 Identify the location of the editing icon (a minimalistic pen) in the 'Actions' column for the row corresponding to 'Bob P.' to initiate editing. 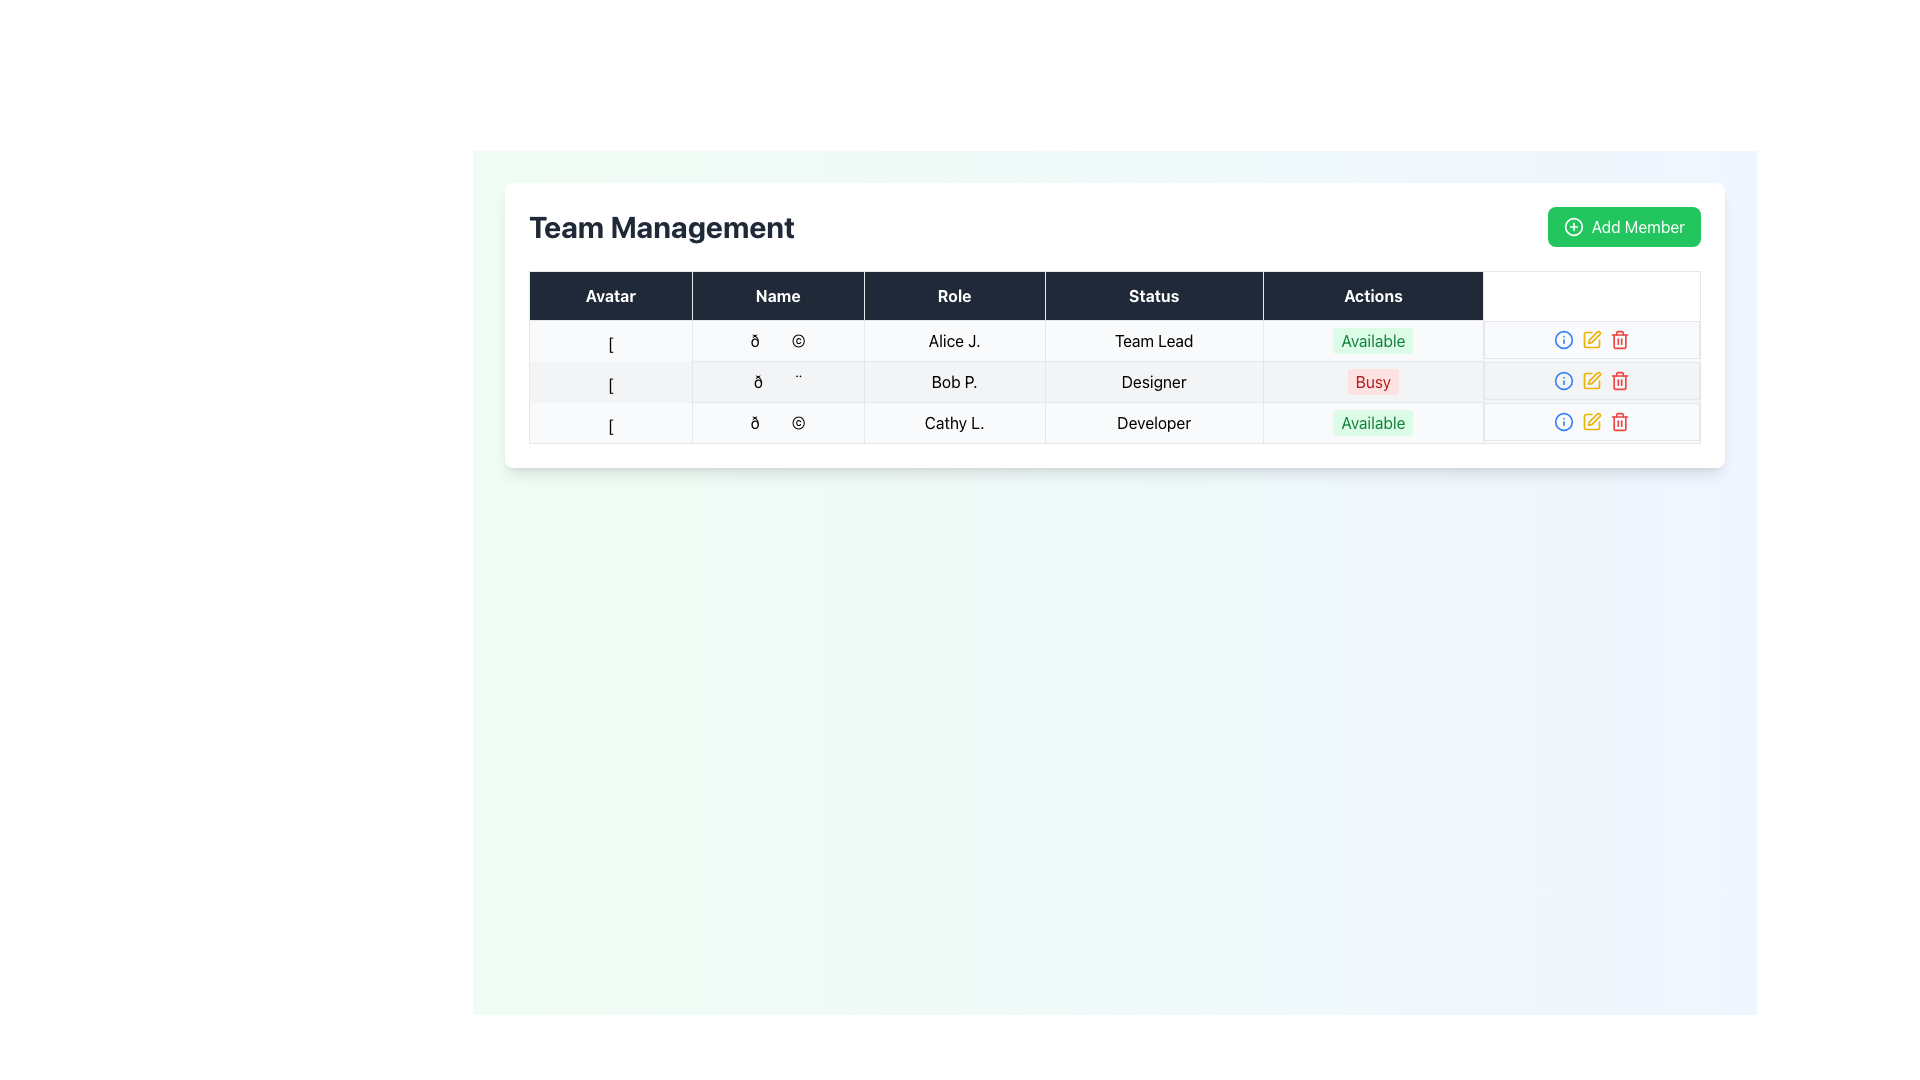
(1593, 335).